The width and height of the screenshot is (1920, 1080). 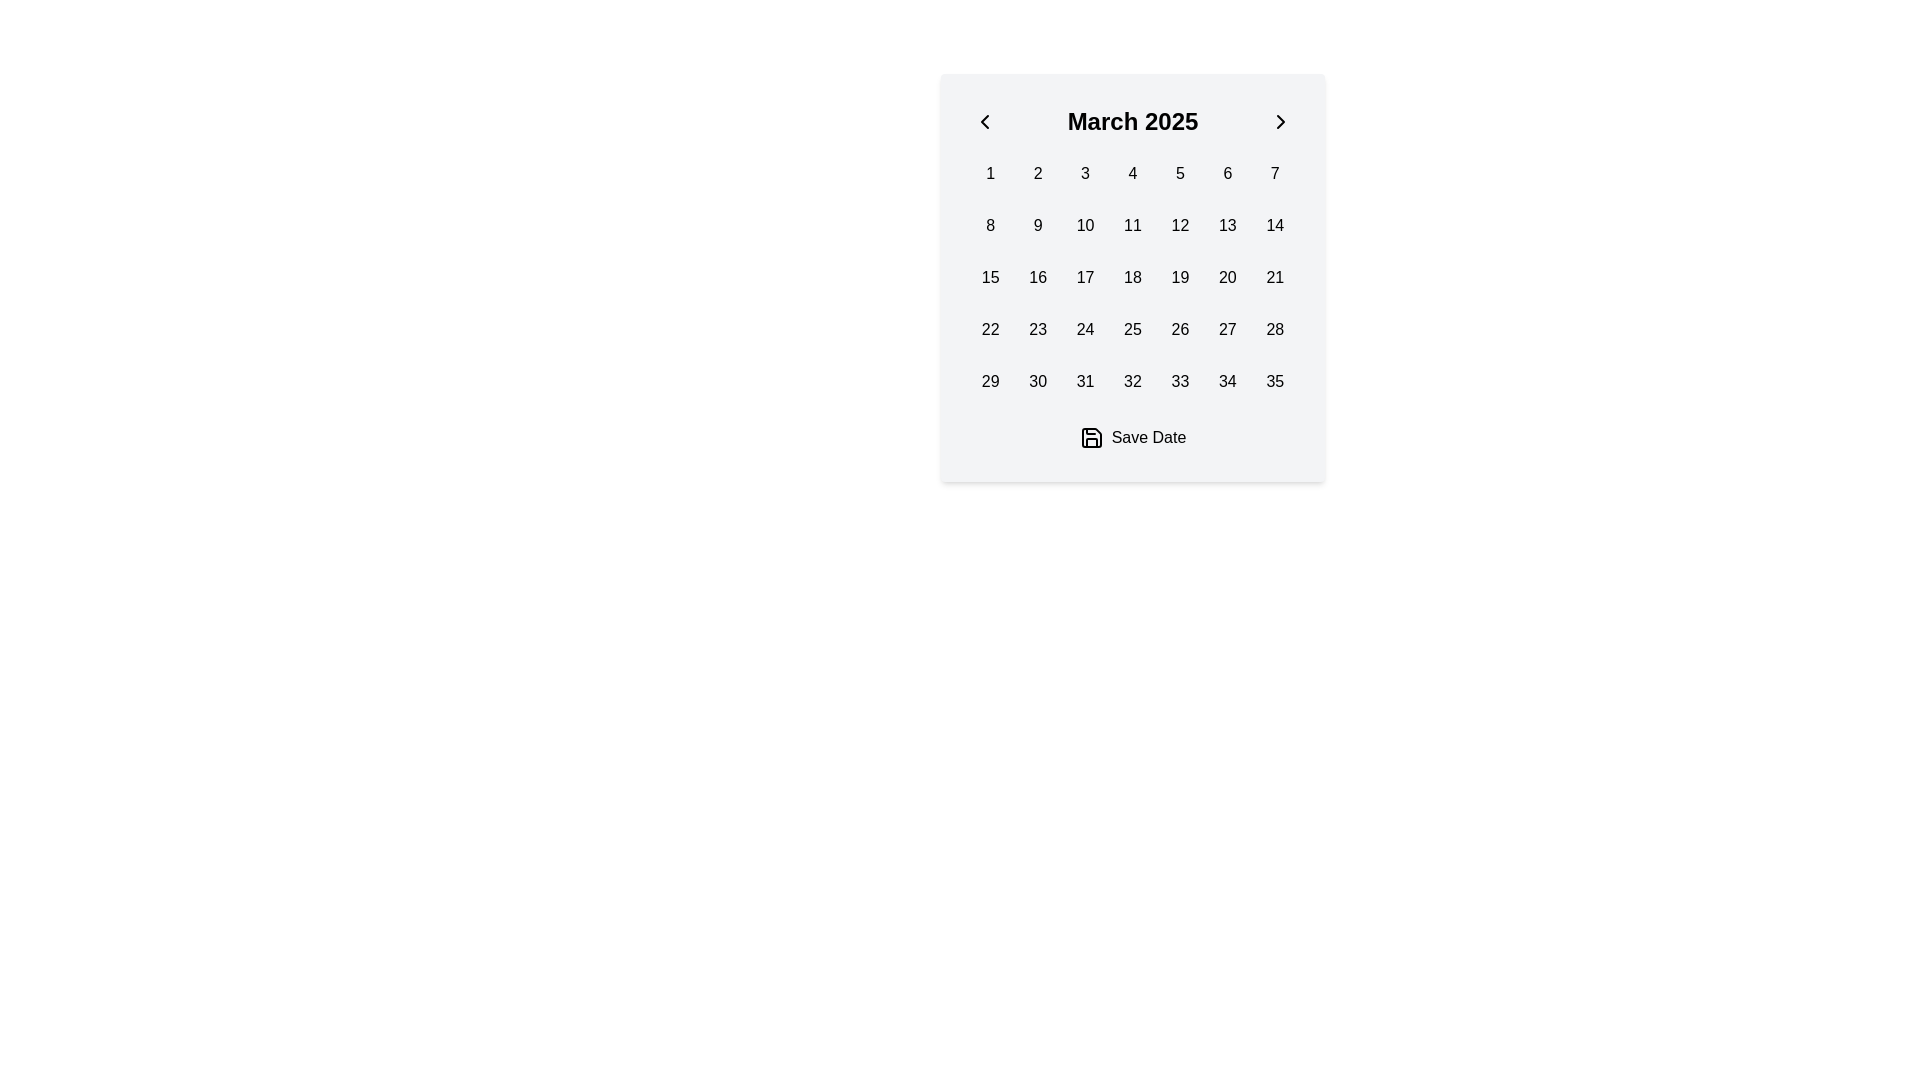 I want to click on the selectable button in the grid layout that represents the number '16', located in the third row and second column, so click(x=1037, y=277).